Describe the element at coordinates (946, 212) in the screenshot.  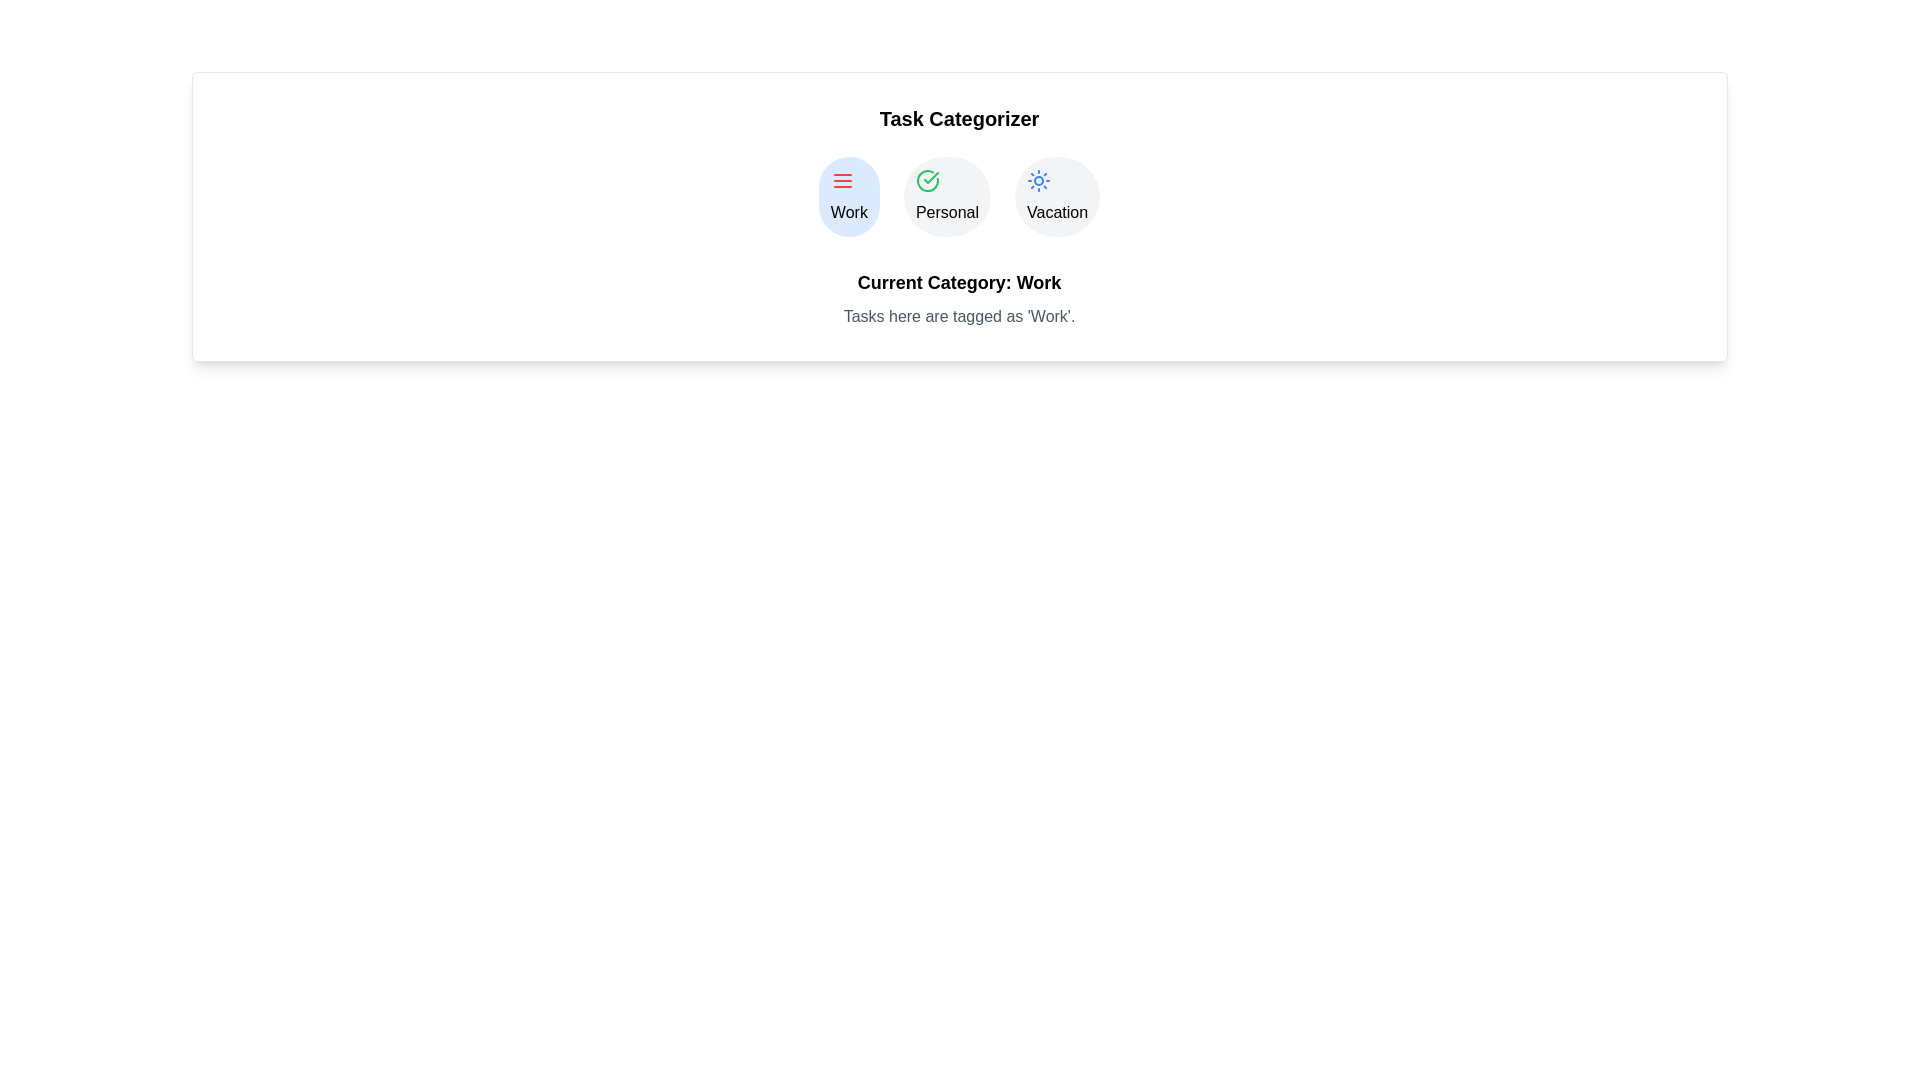
I see `the 'Personal' category text label, which is located in the middle of the interface under a green checkmark icon inside a circular gray background` at that location.